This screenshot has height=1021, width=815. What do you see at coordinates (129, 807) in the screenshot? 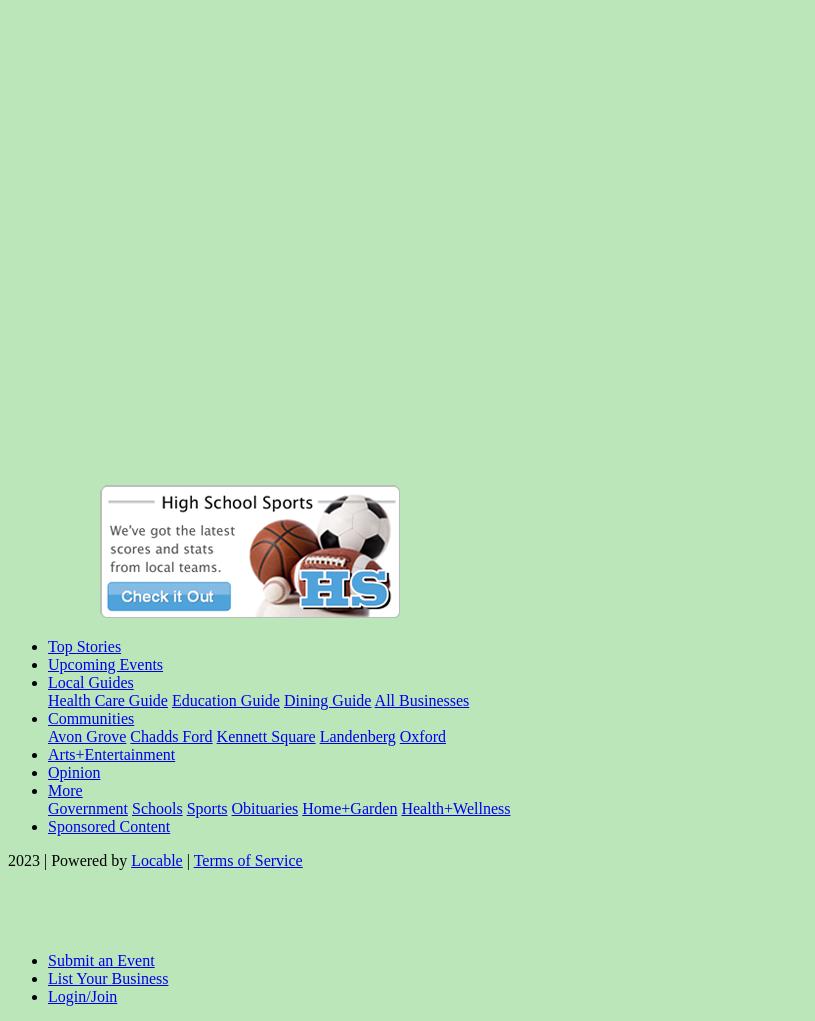
I see `'Schools'` at bounding box center [129, 807].